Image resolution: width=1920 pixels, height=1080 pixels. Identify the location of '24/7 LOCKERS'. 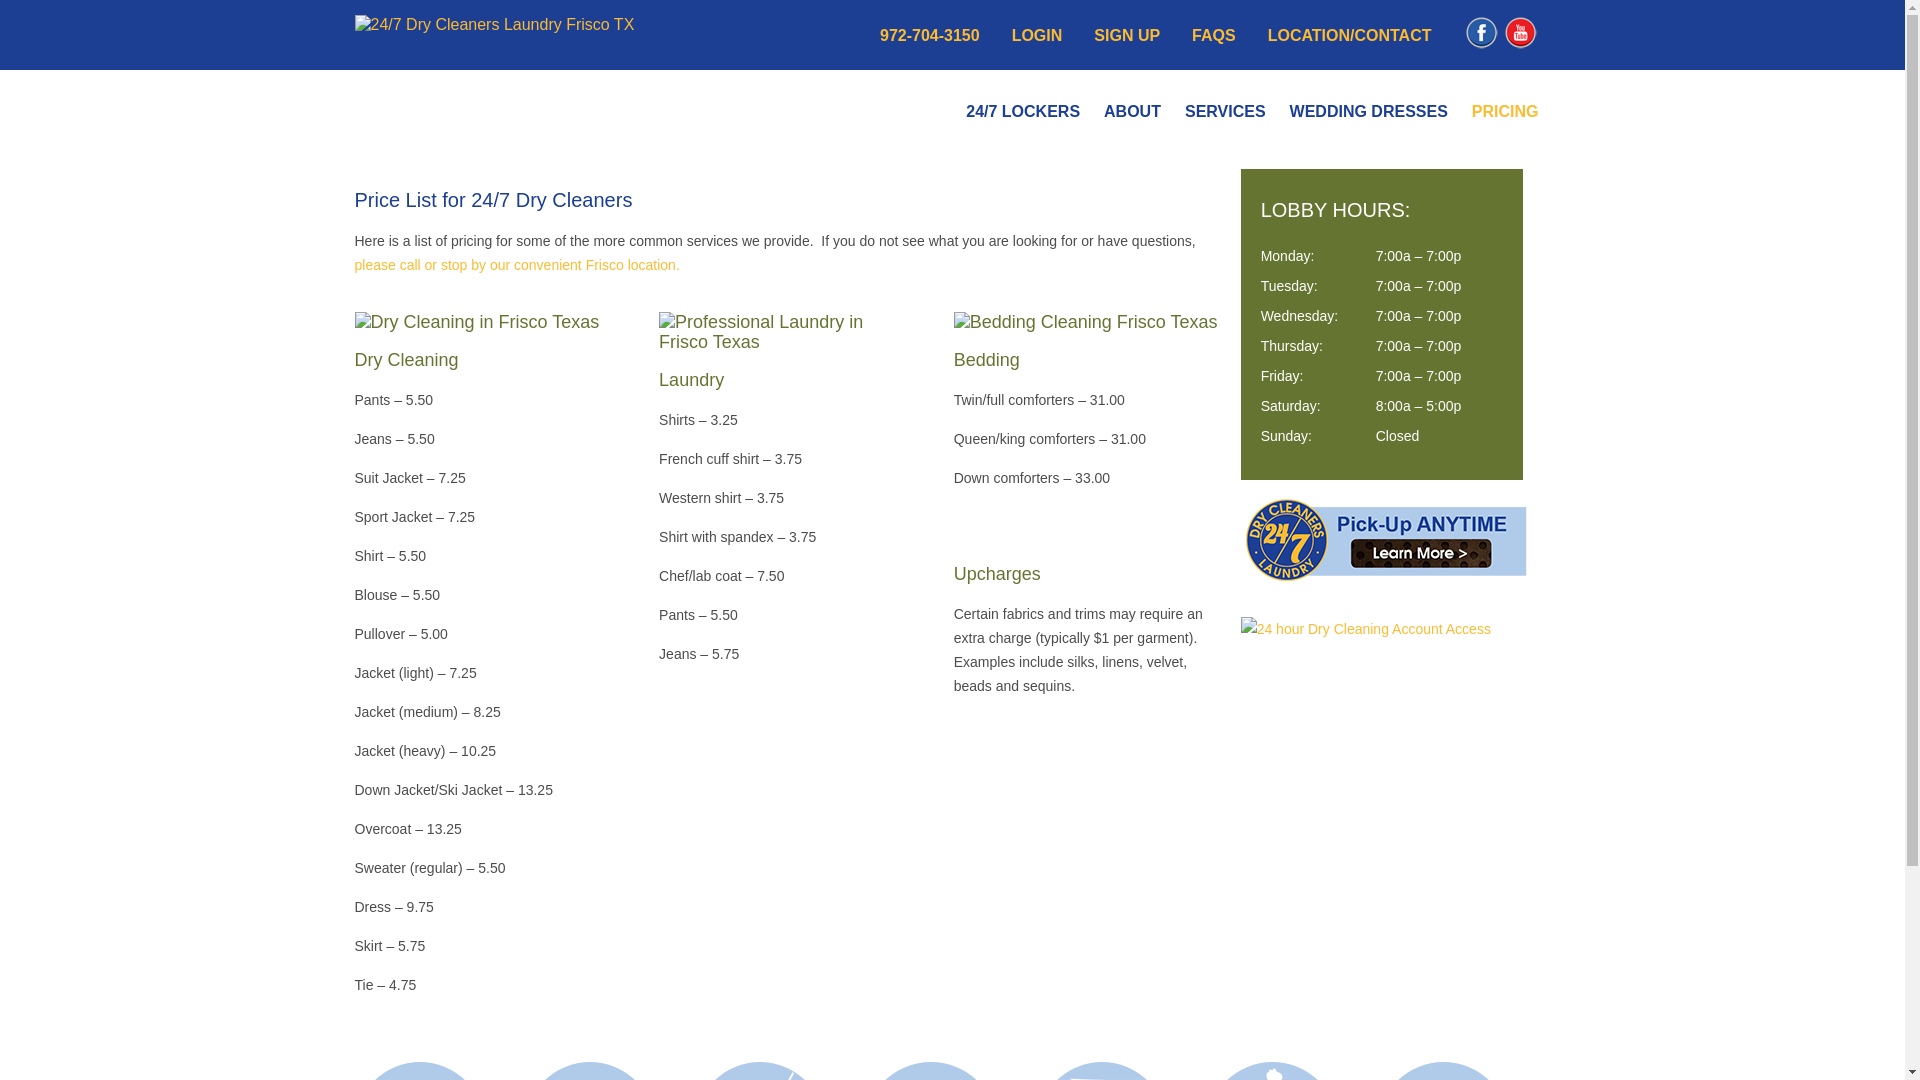
(1022, 111).